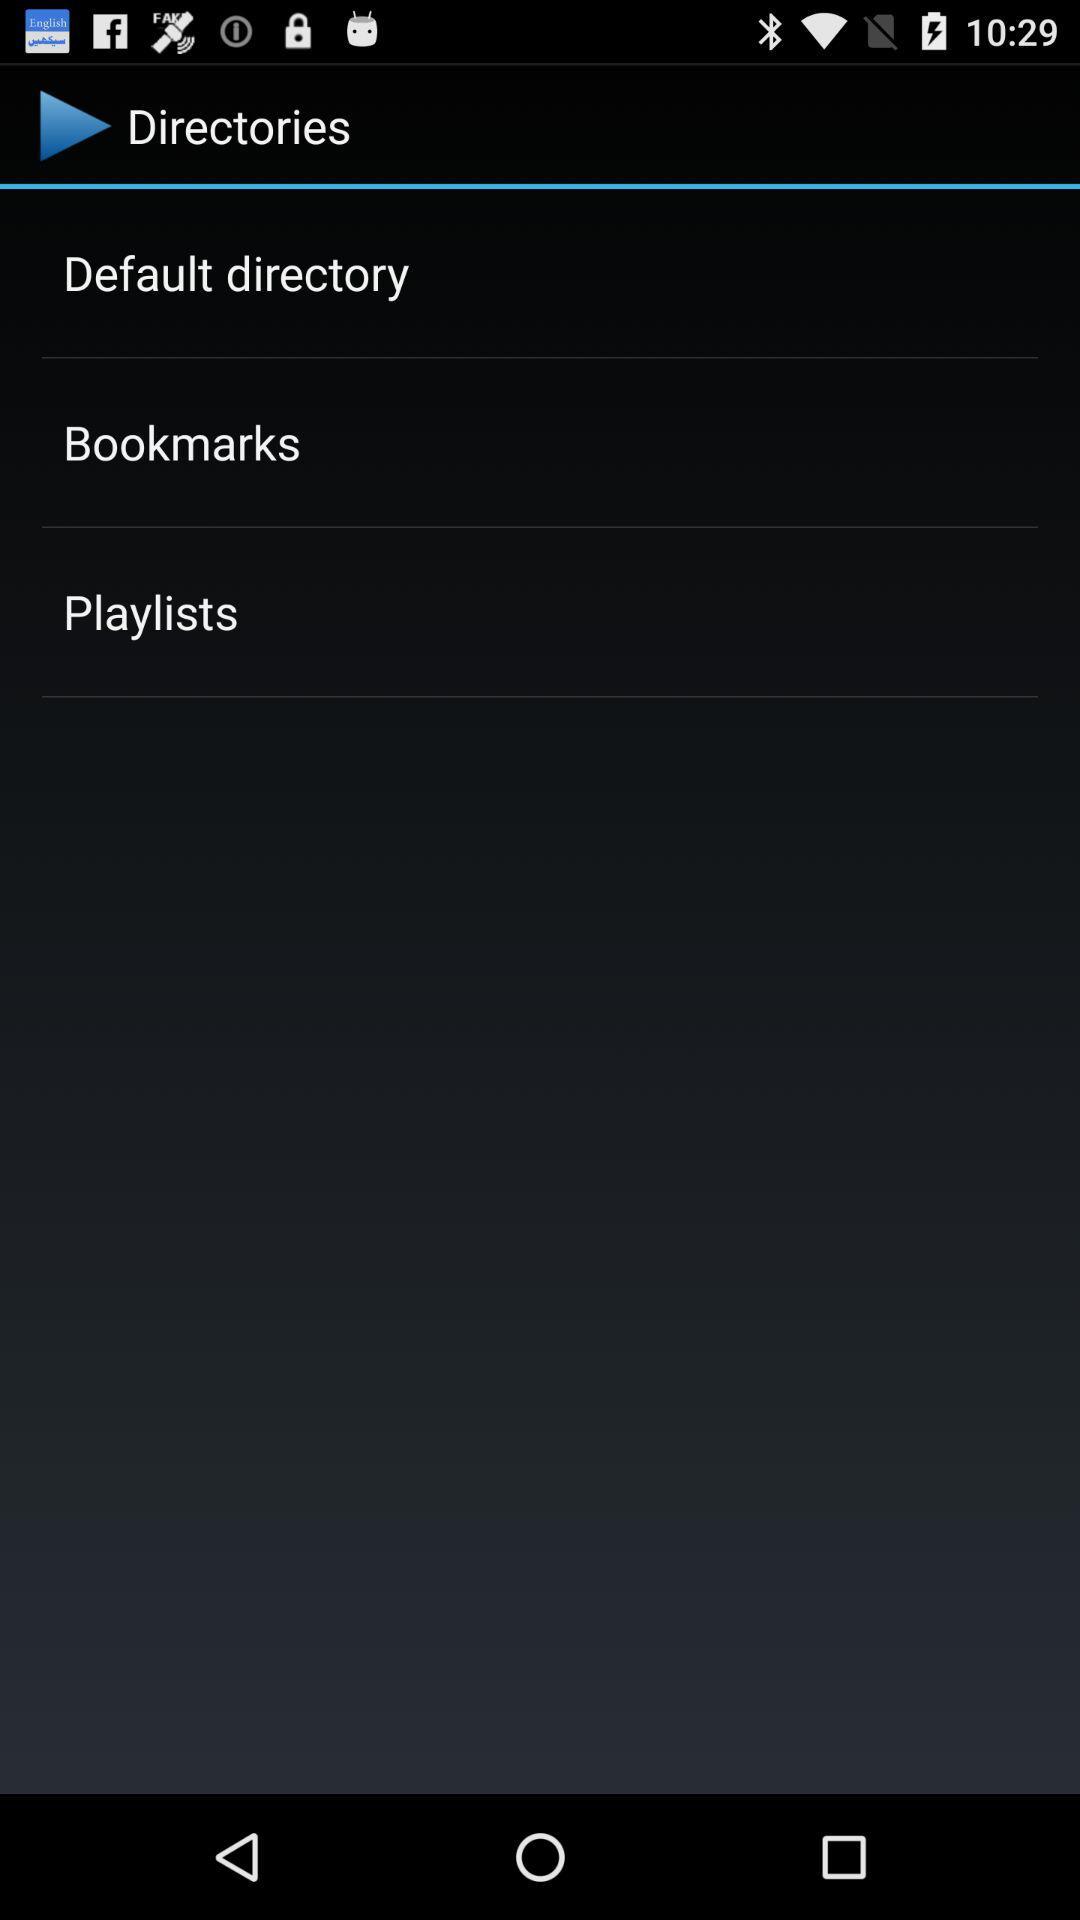  What do you see at coordinates (181, 441) in the screenshot?
I see `the item above the playlists icon` at bounding box center [181, 441].